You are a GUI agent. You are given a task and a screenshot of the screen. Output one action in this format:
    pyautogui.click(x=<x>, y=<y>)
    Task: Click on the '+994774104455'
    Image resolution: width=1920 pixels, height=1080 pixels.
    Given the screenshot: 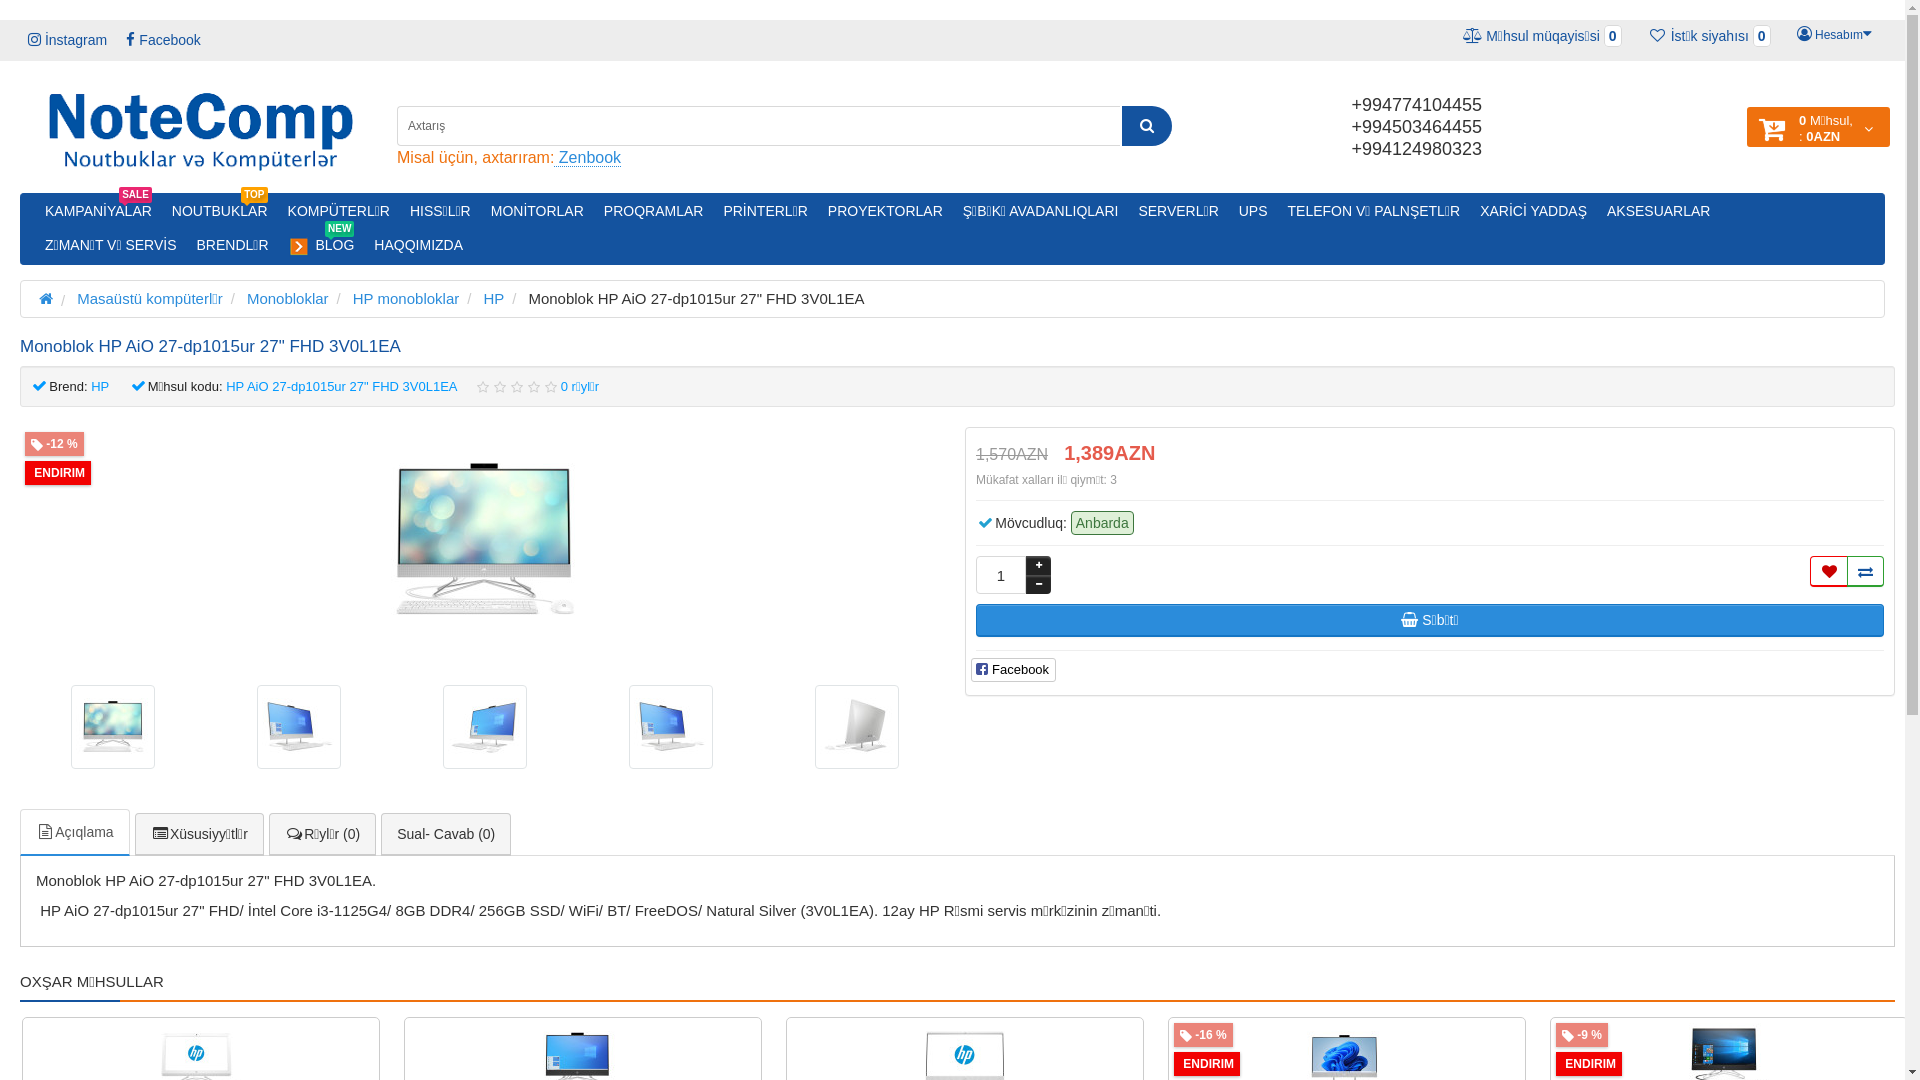 What is the action you would take?
    pyautogui.click(x=1415, y=104)
    